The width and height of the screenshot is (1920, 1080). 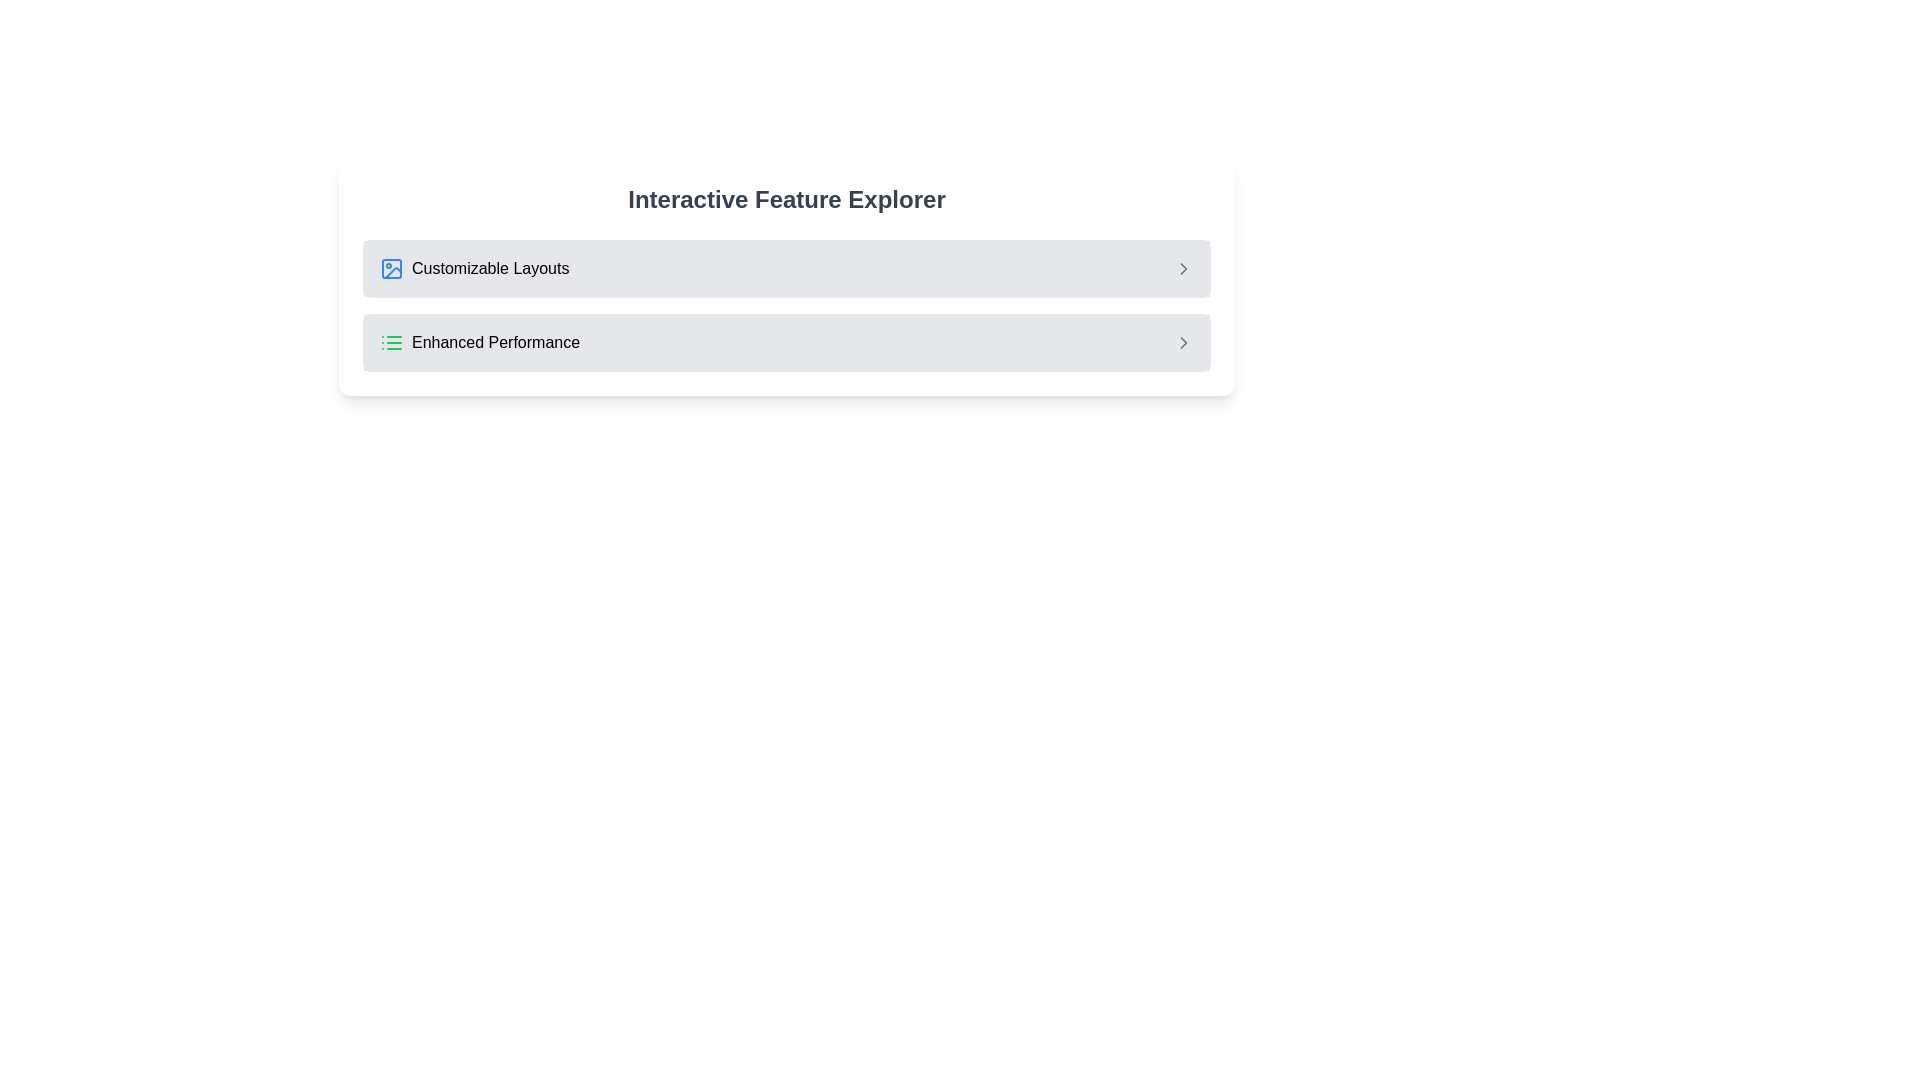 I want to click on the first item in the 'Interactive Feature Explorer' list, so click(x=786, y=268).